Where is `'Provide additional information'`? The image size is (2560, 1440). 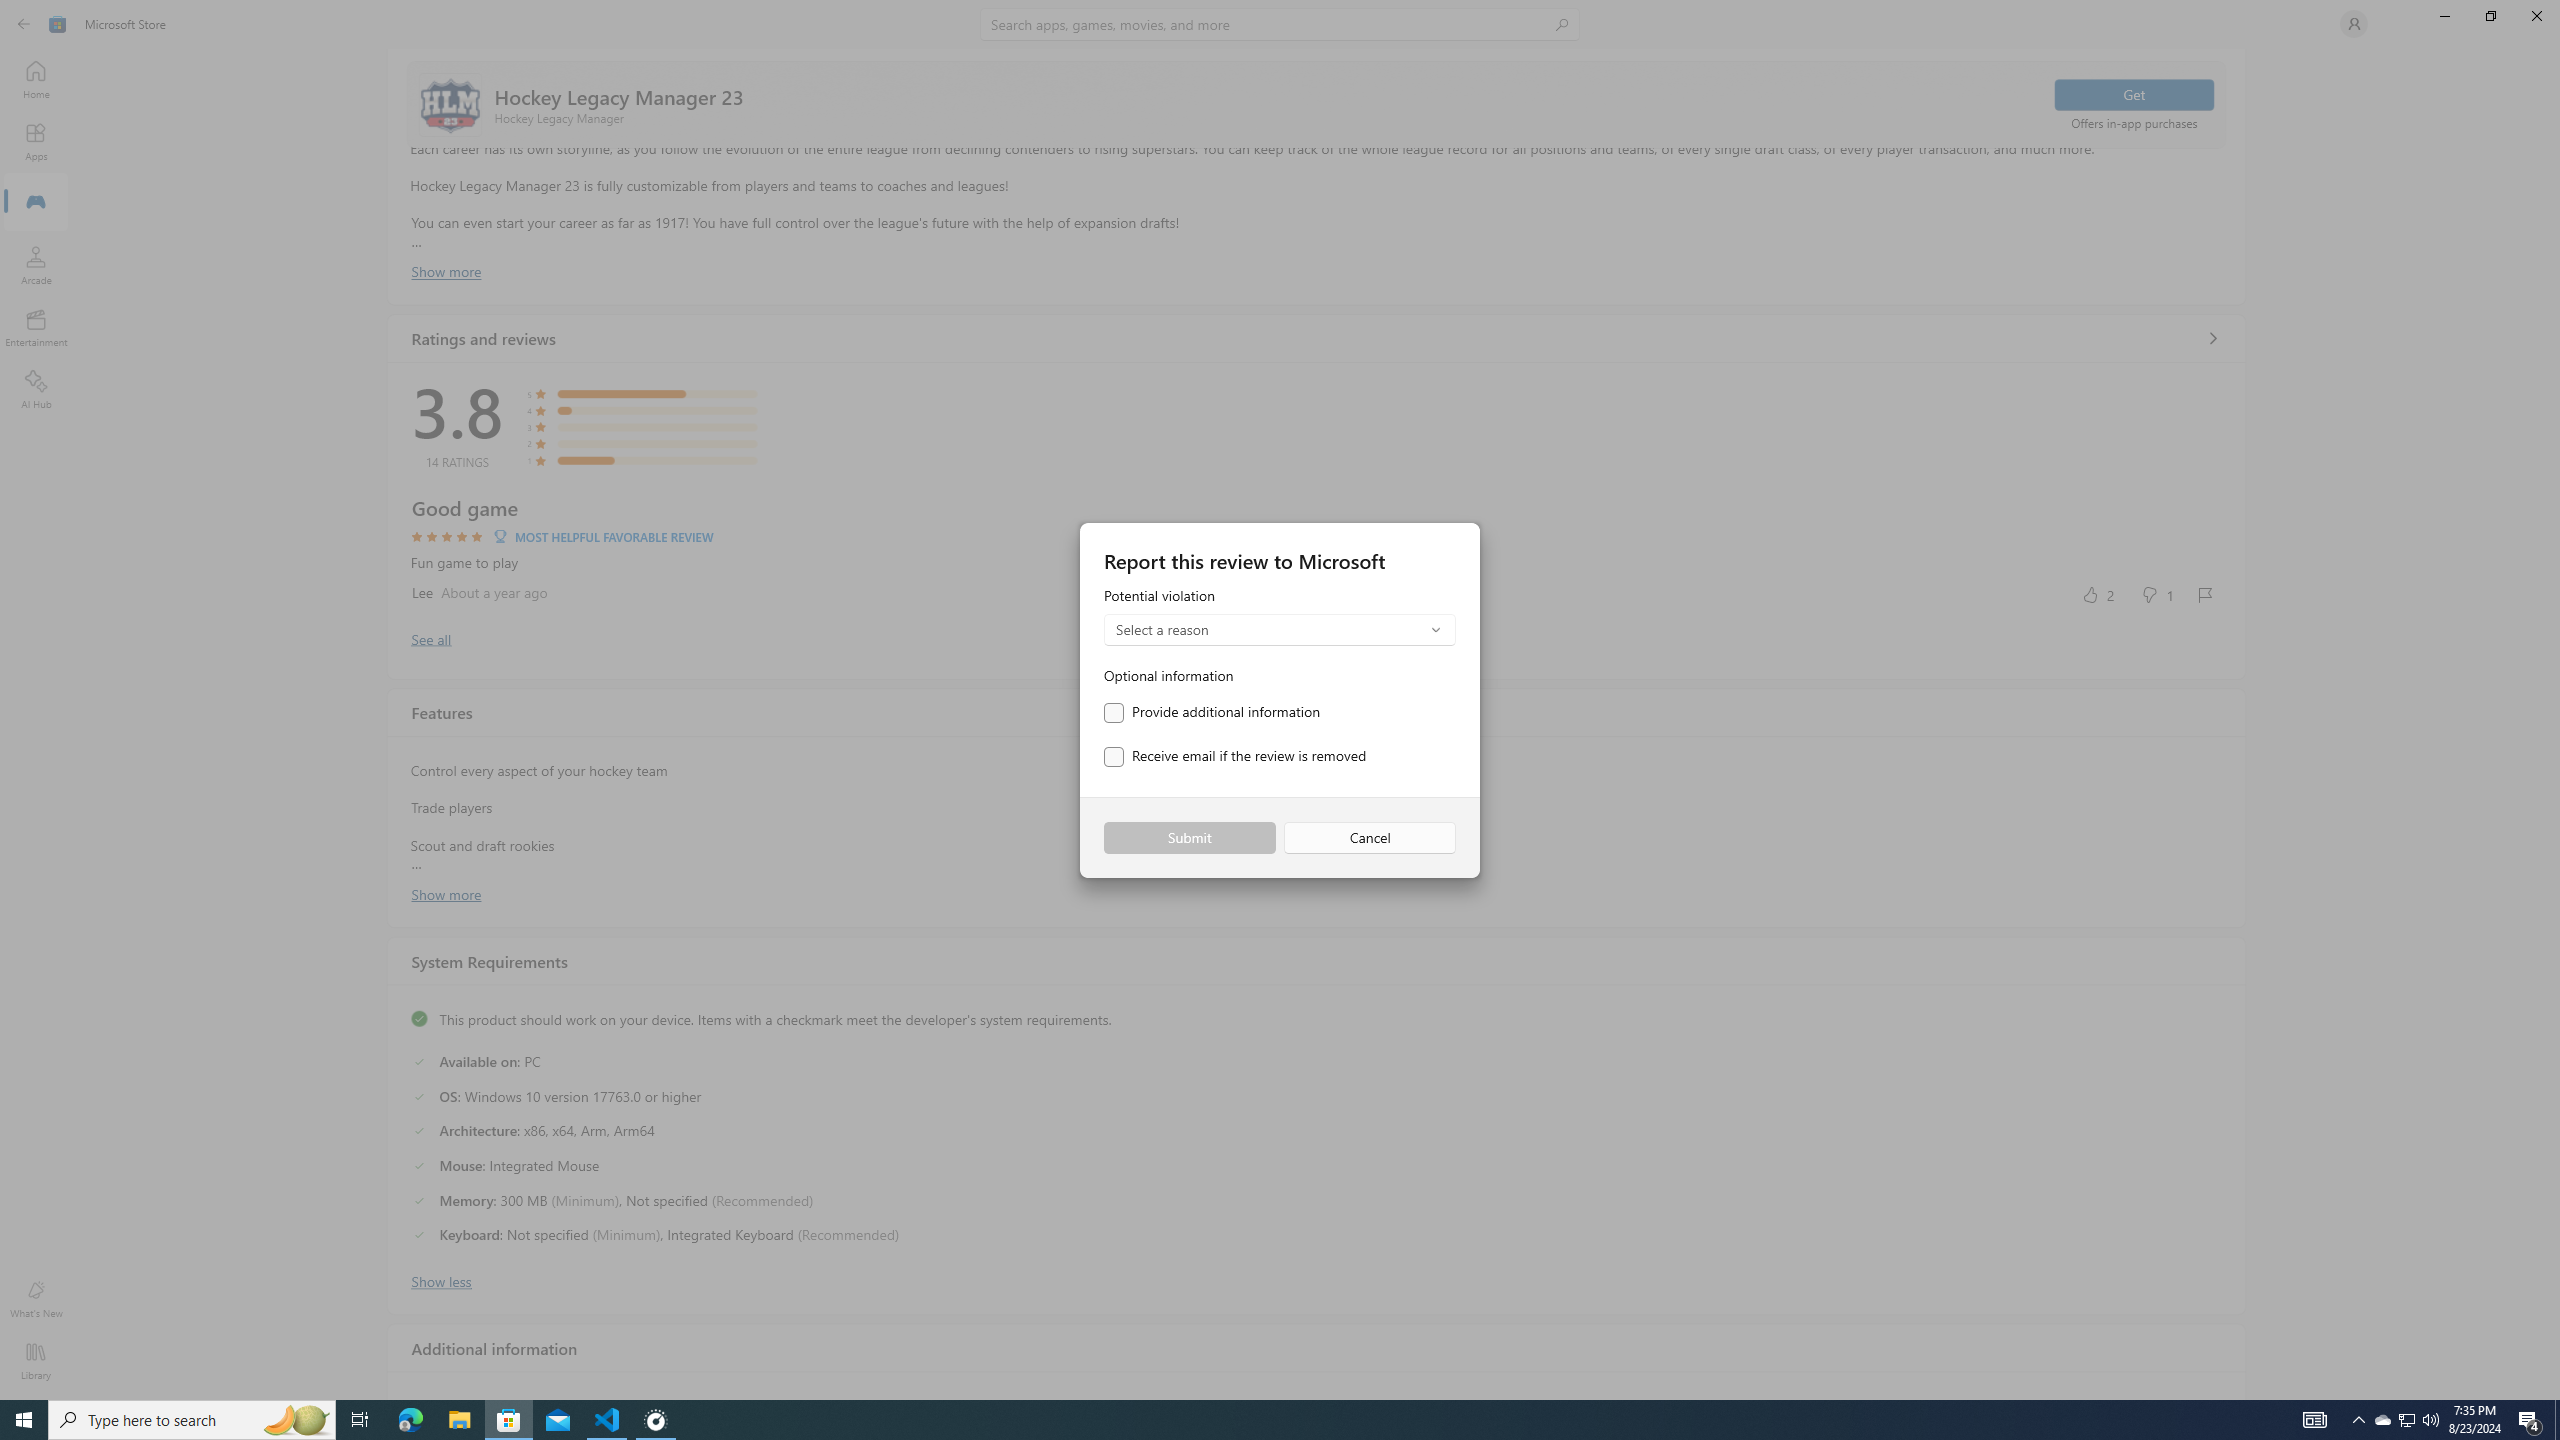
'Provide additional information' is located at coordinates (1211, 712).